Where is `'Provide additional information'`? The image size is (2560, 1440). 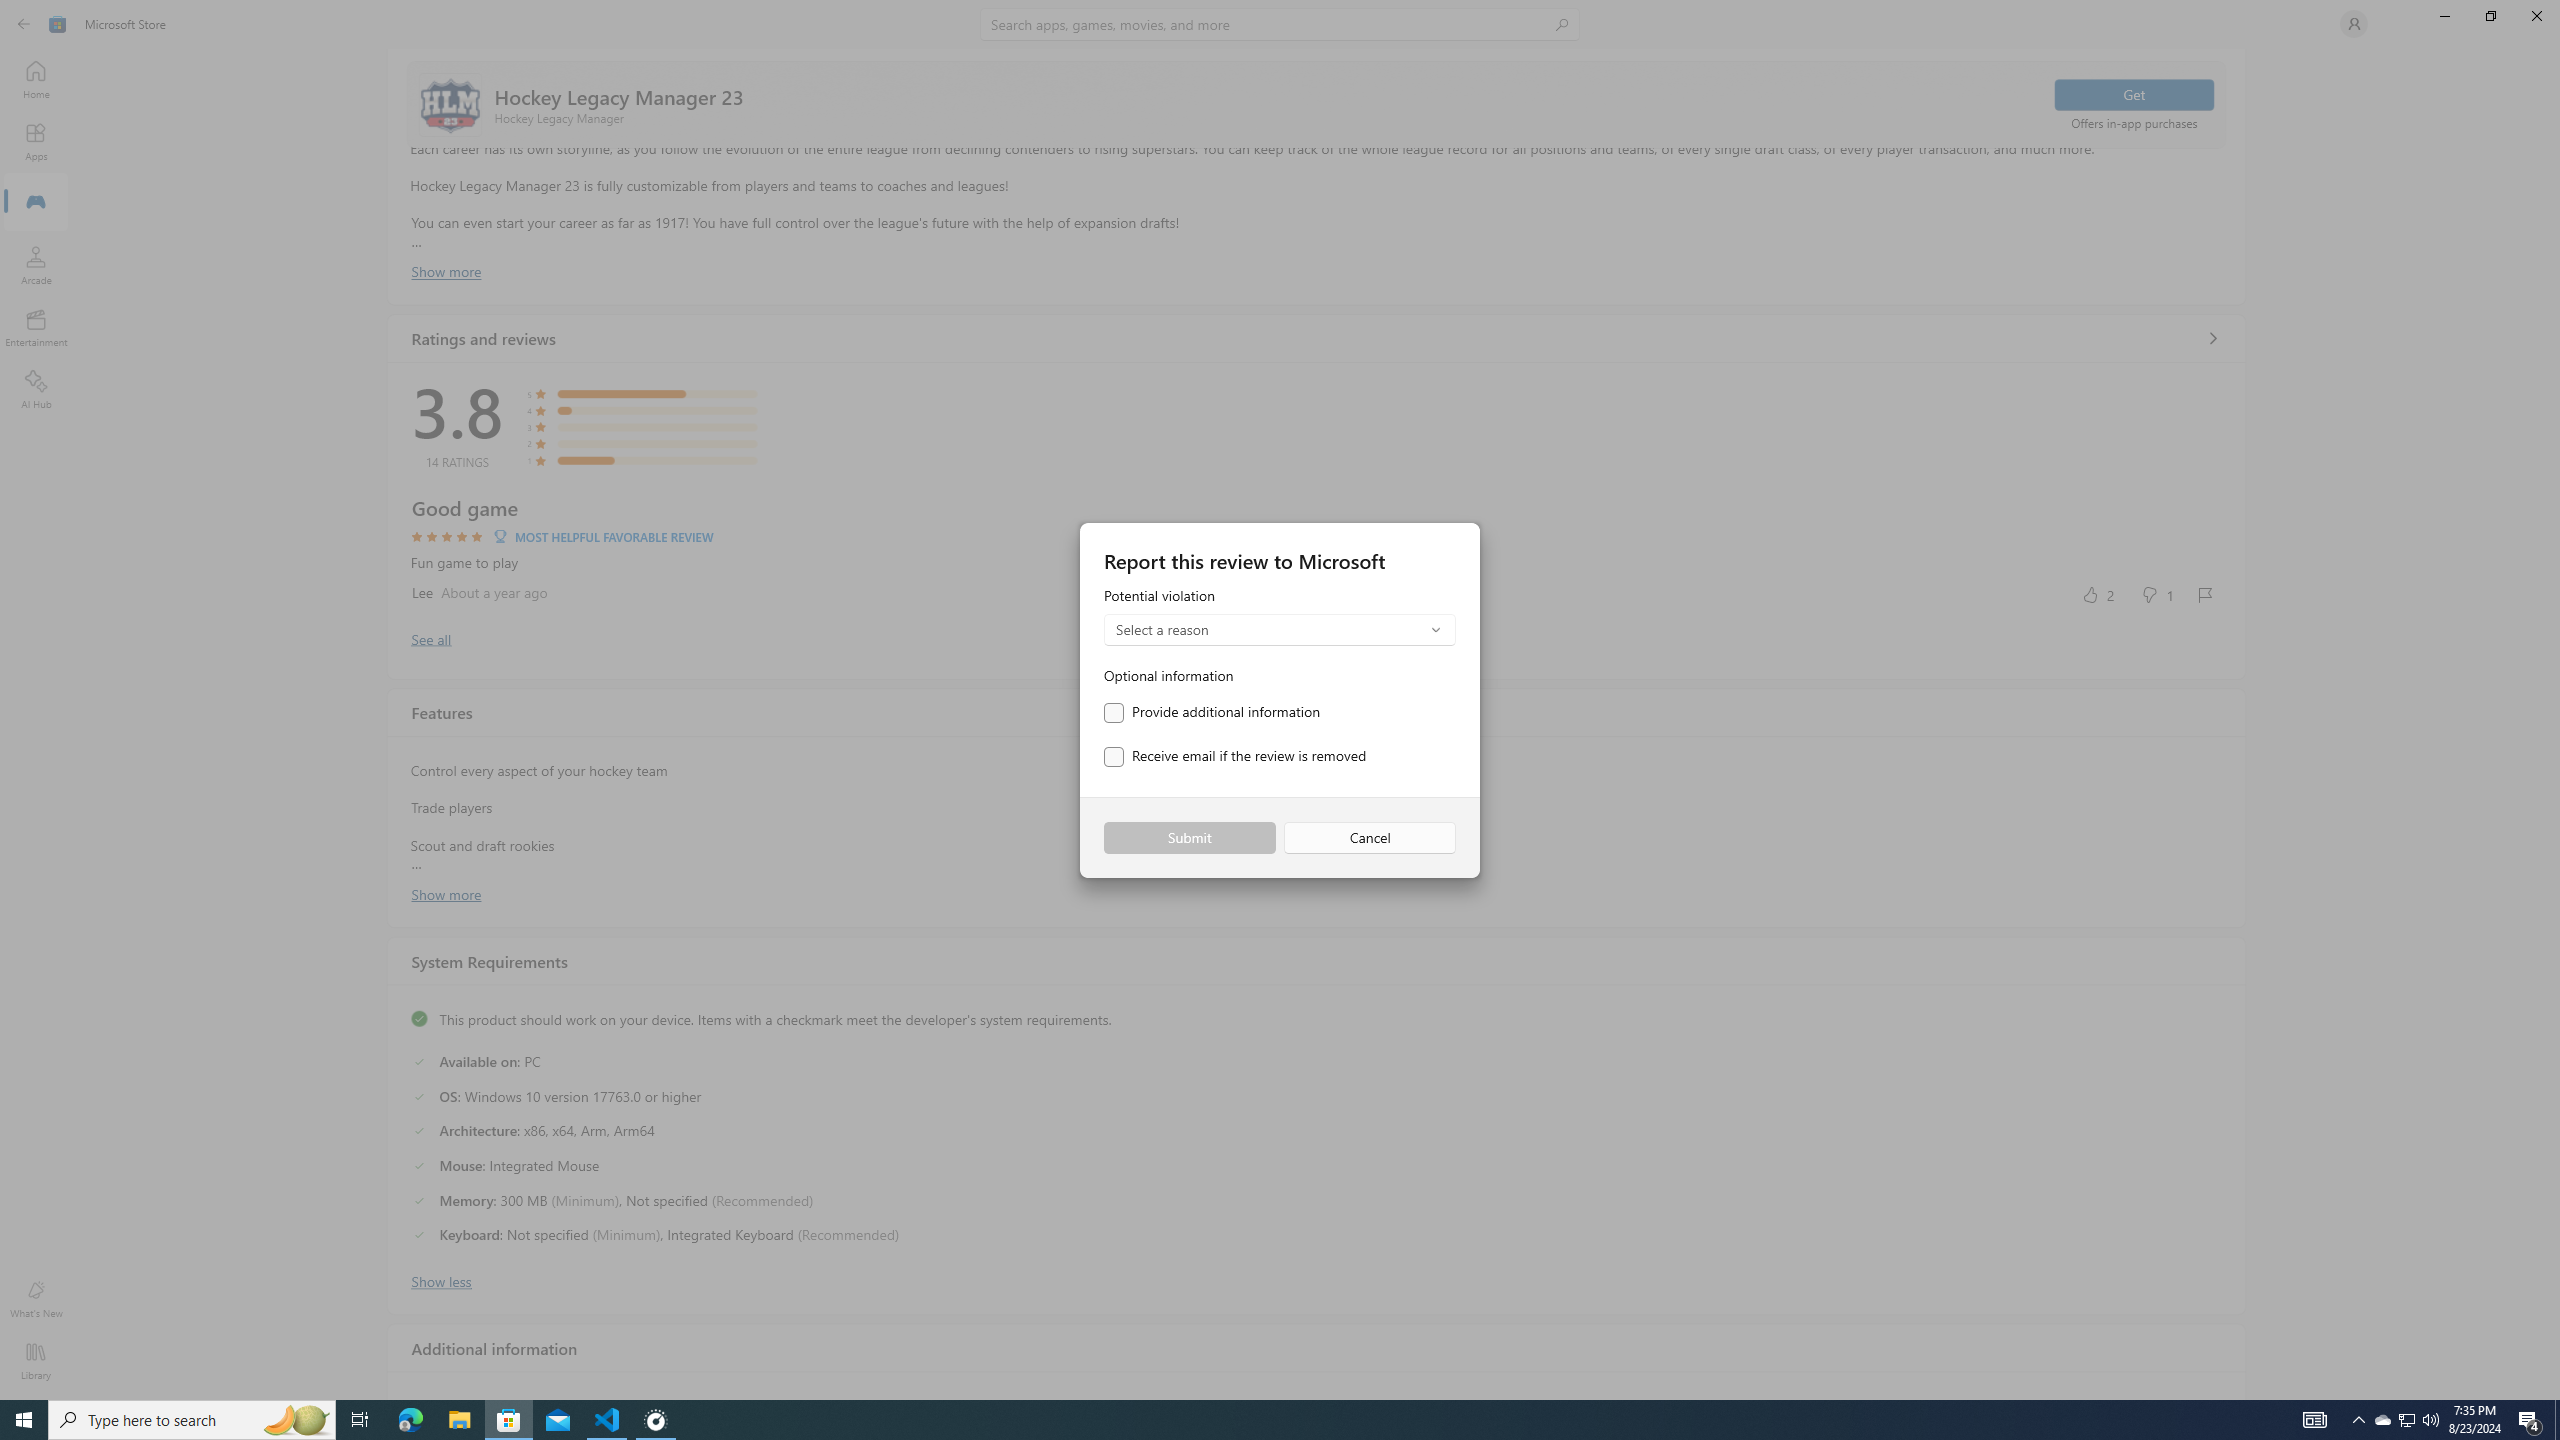
'Provide additional information' is located at coordinates (1211, 712).